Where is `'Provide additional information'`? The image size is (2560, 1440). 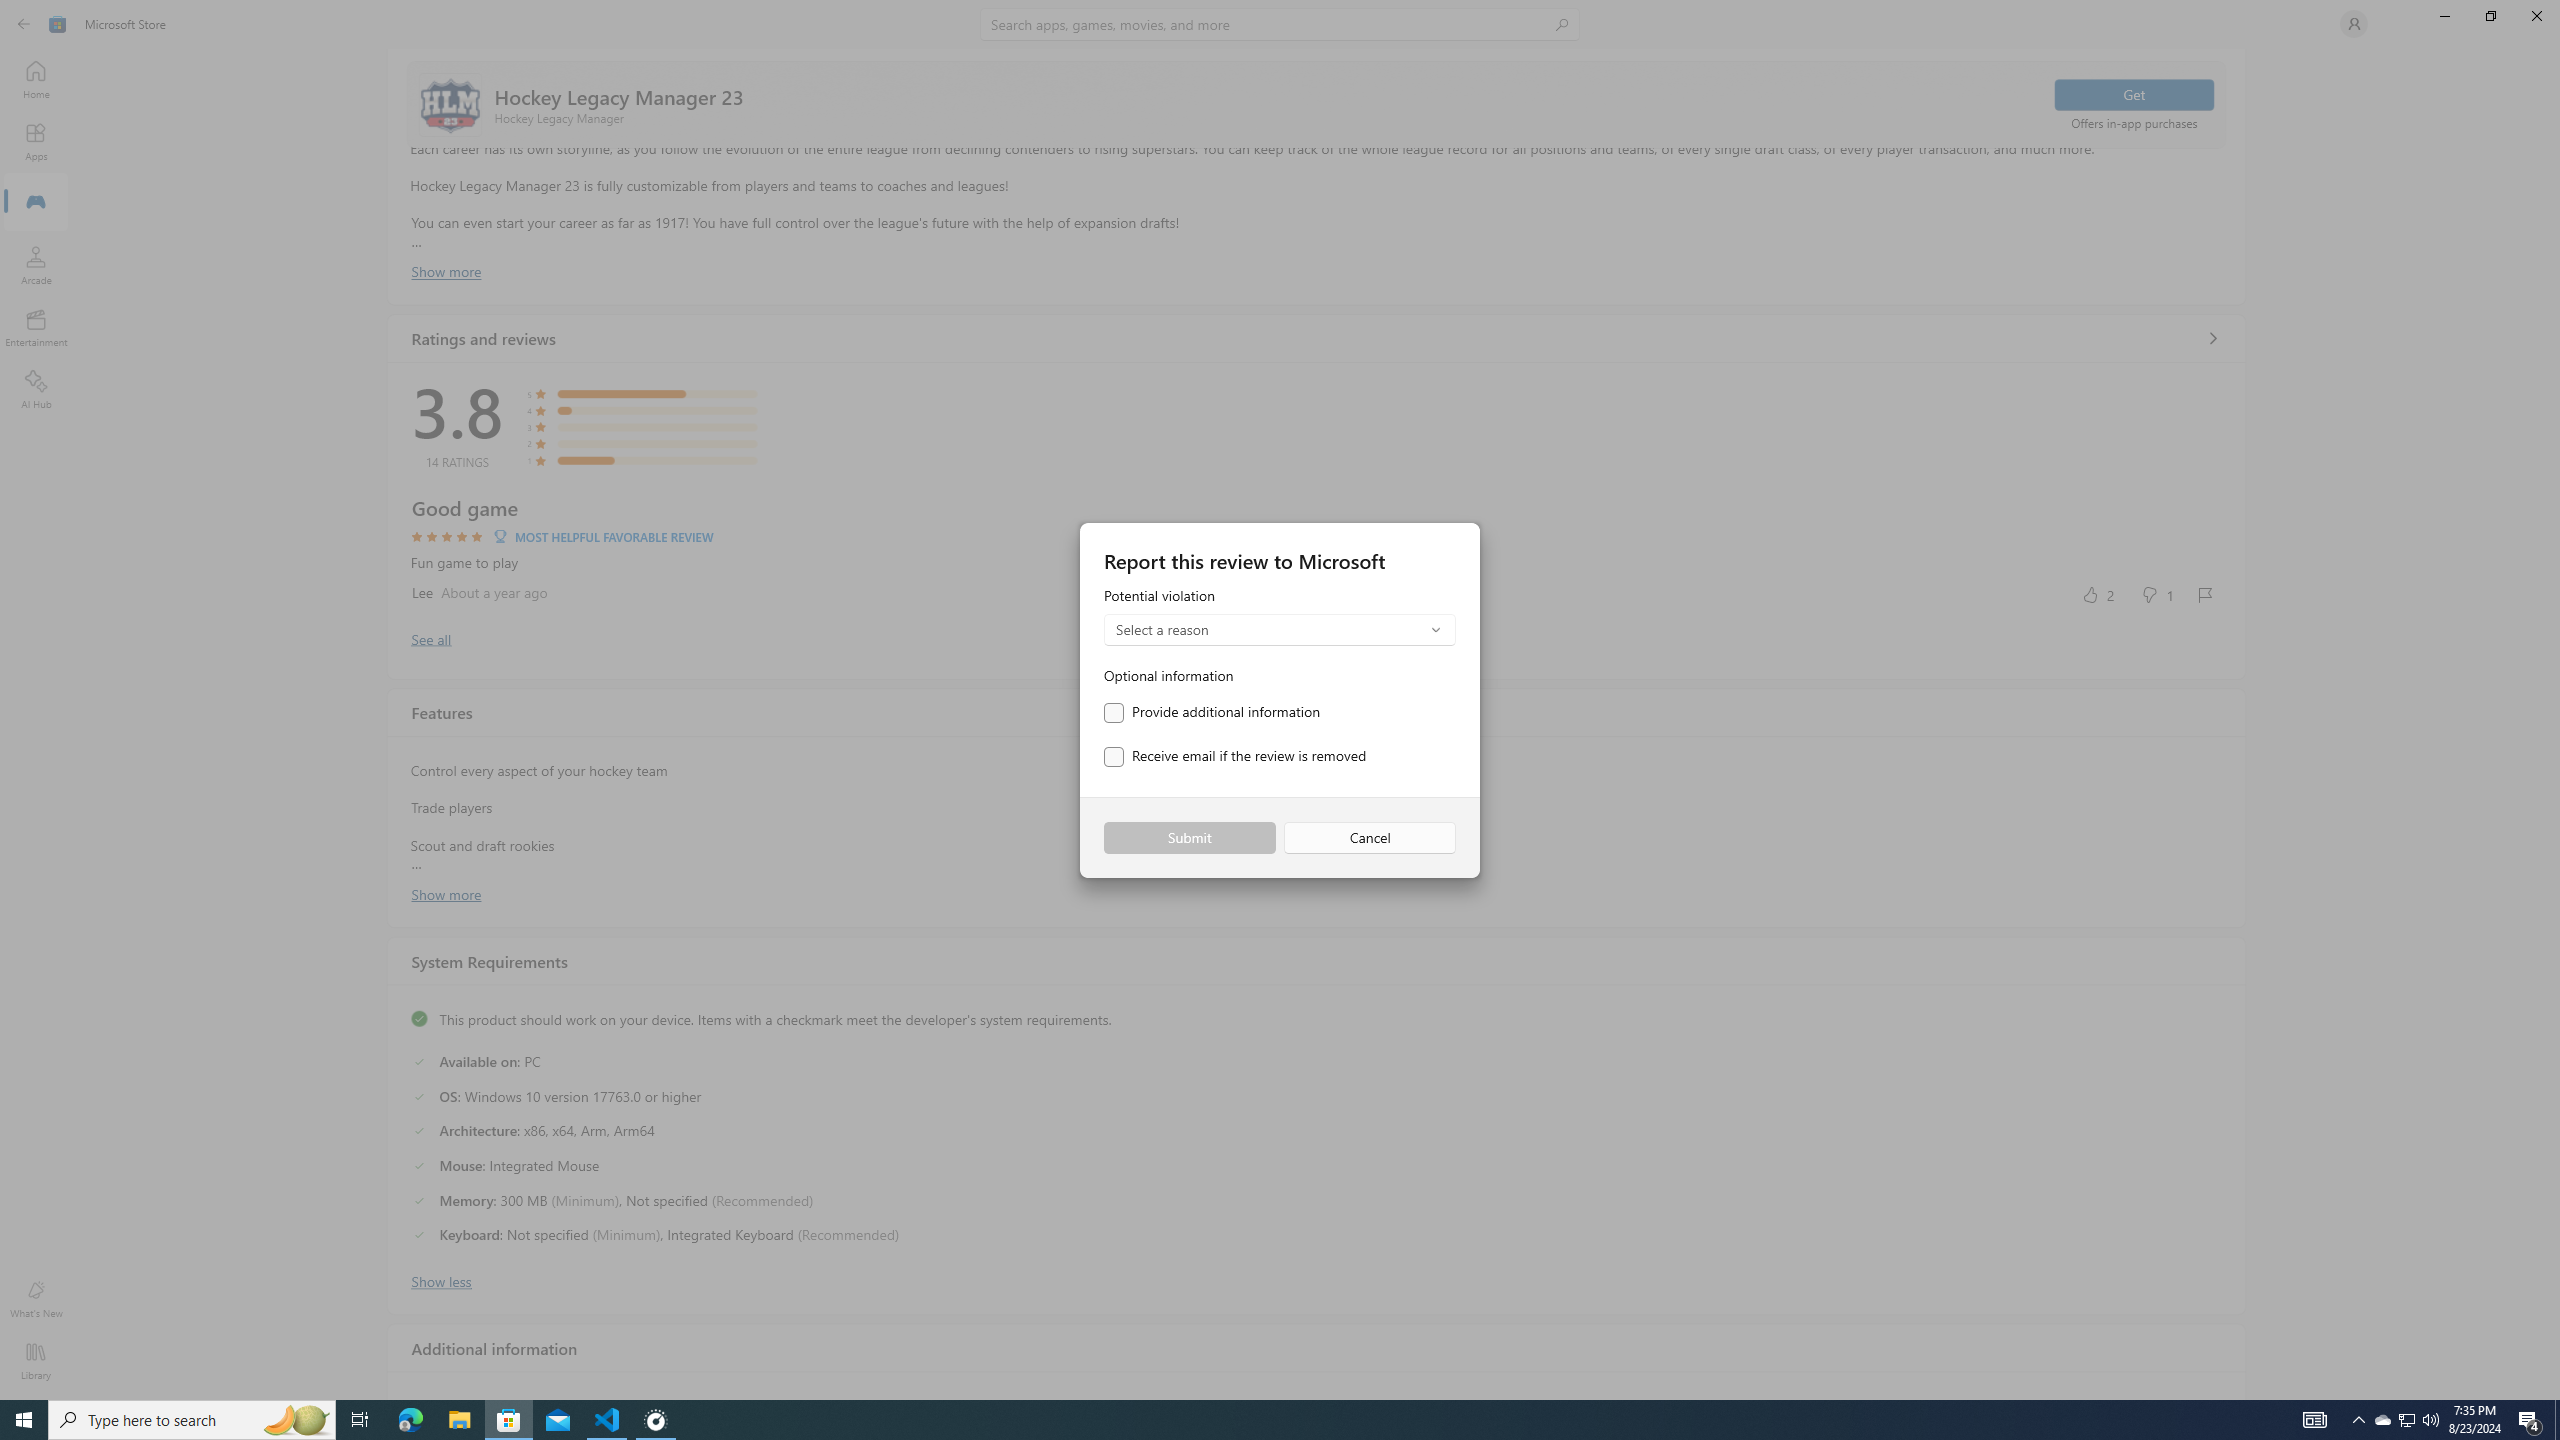
'Provide additional information' is located at coordinates (1211, 712).